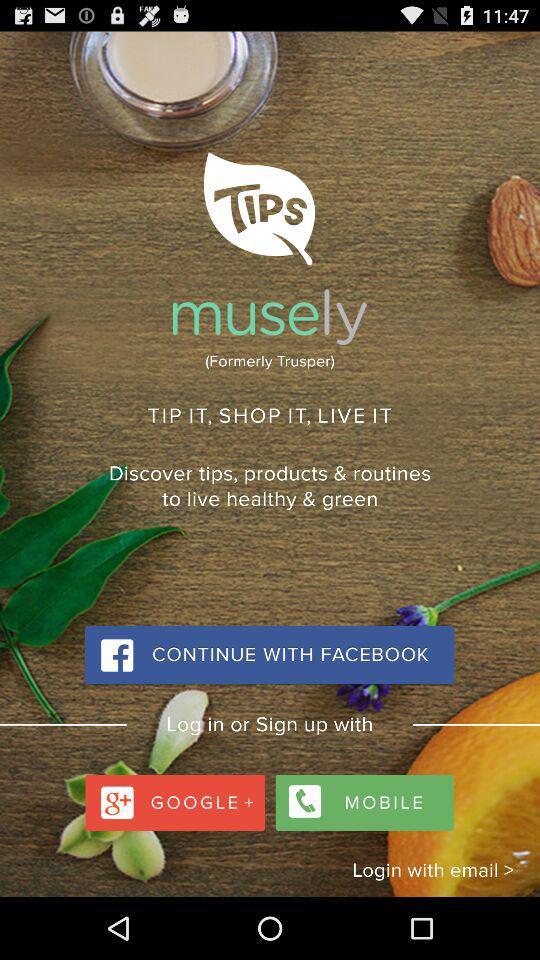 The image size is (540, 960). What do you see at coordinates (177, 797) in the screenshot?
I see `google` at bounding box center [177, 797].